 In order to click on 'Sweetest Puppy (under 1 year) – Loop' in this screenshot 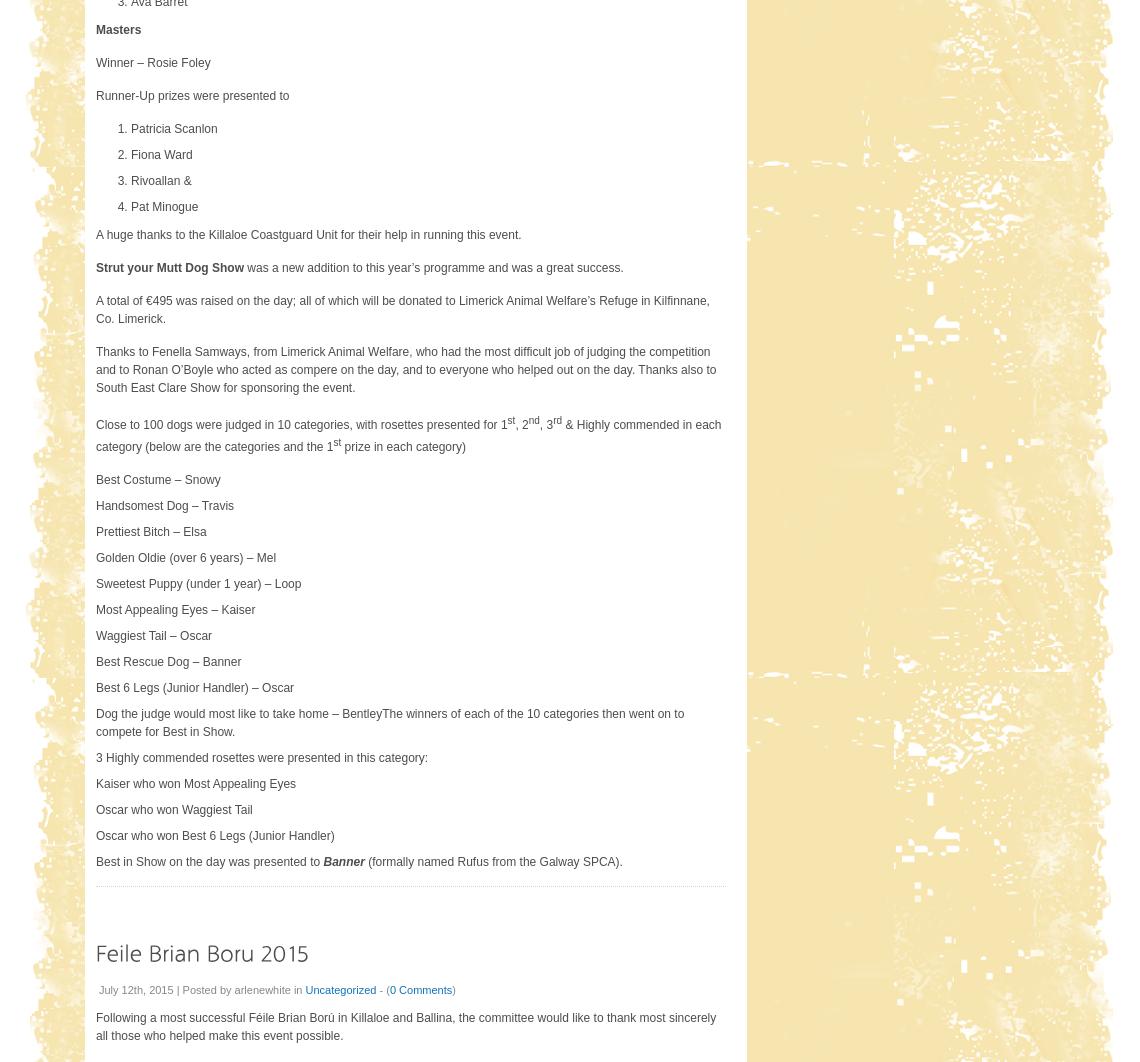, I will do `click(94, 583)`.